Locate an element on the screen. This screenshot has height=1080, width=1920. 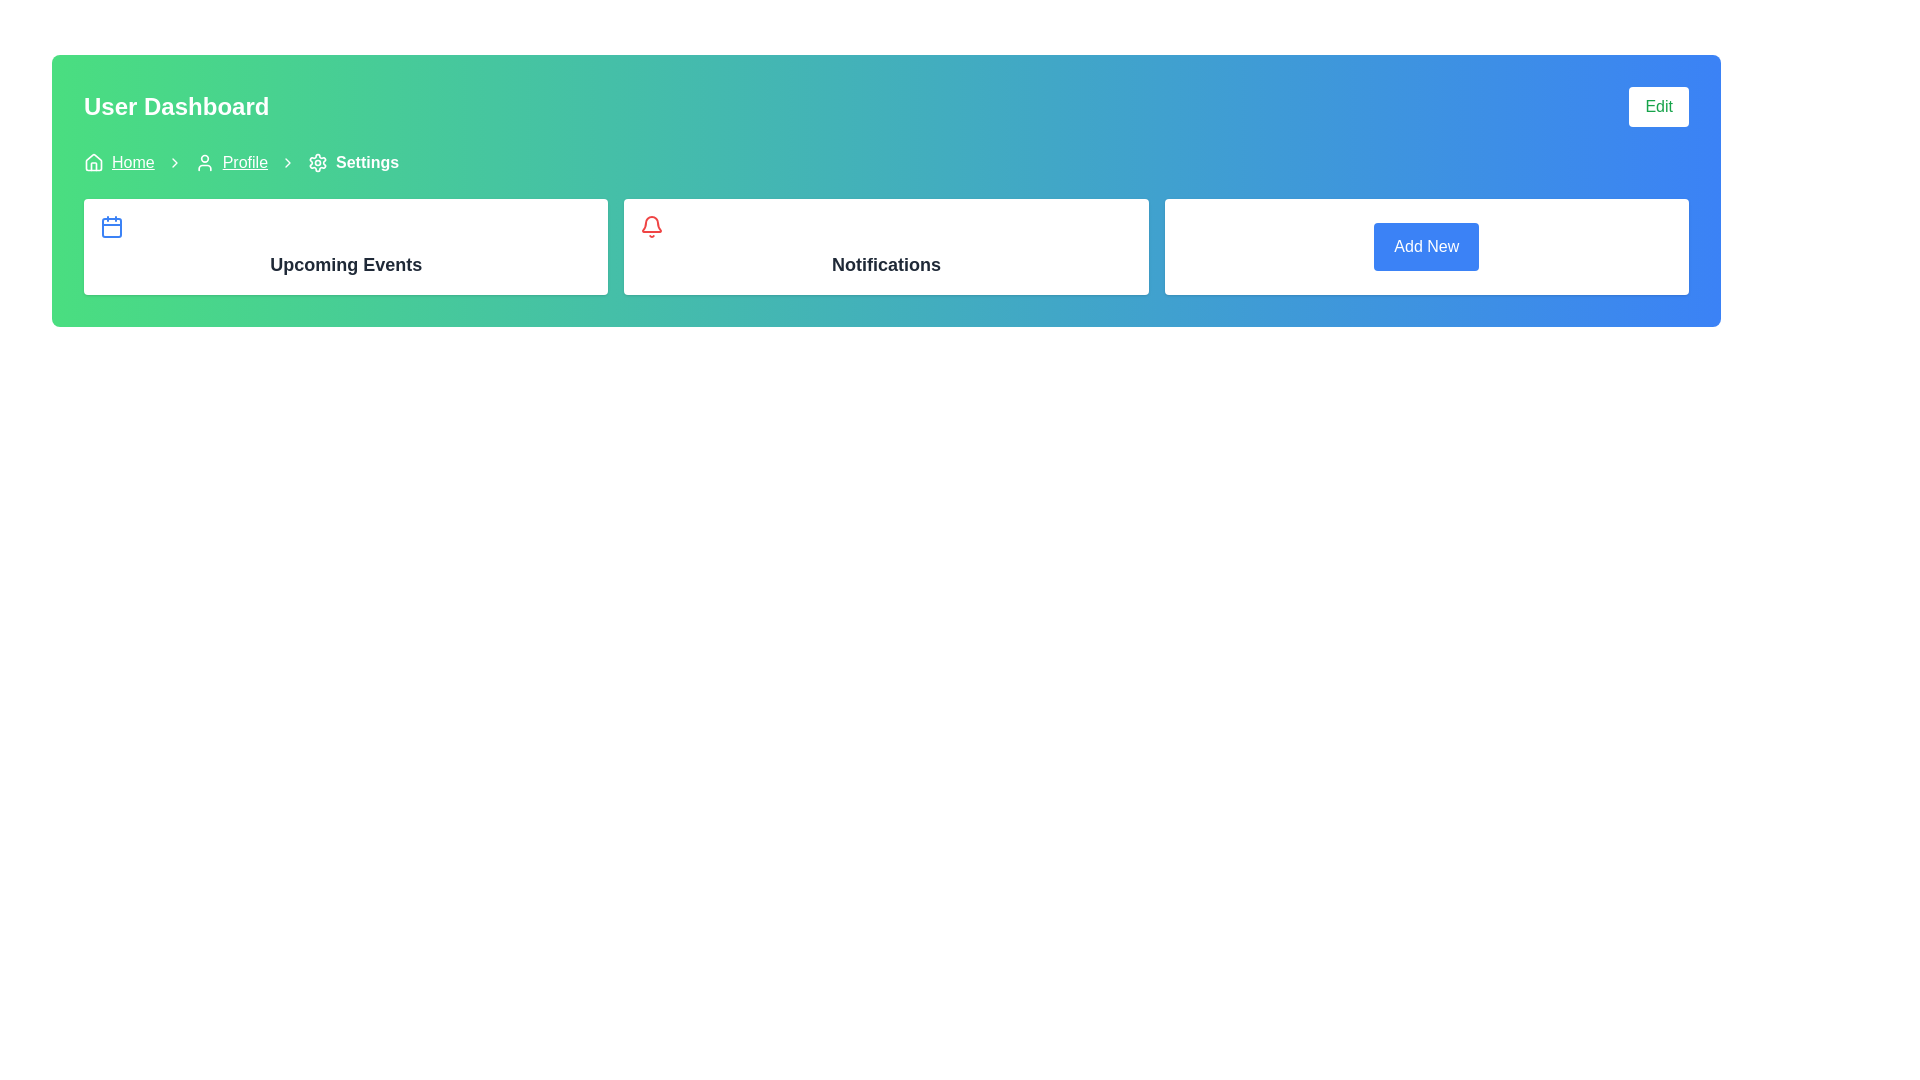
the profile icon in the breadcrumb navigation bar, which serves as a visual cue representing the user's profile, located between the 'Home' link and the 'Profile' text link is located at coordinates (204, 161).